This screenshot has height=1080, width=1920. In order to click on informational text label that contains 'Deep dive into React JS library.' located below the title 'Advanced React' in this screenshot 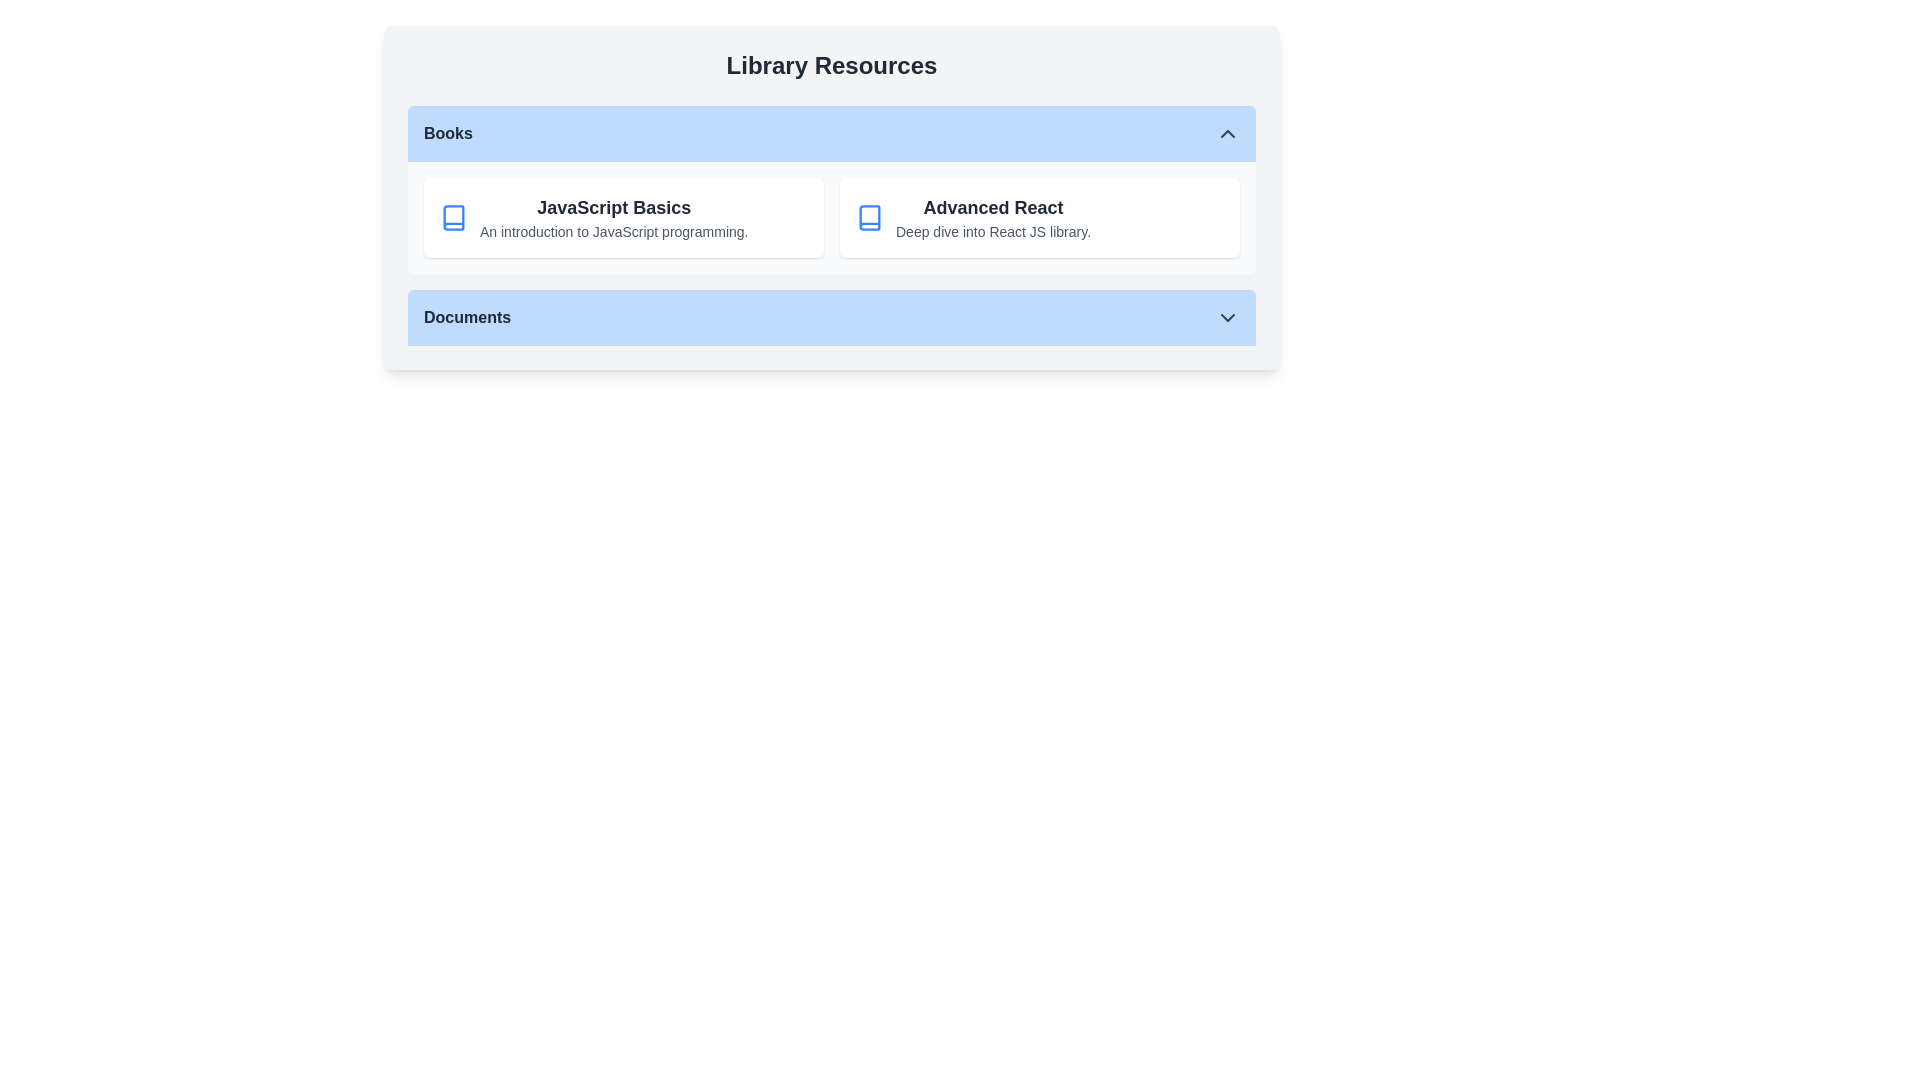, I will do `click(993, 230)`.